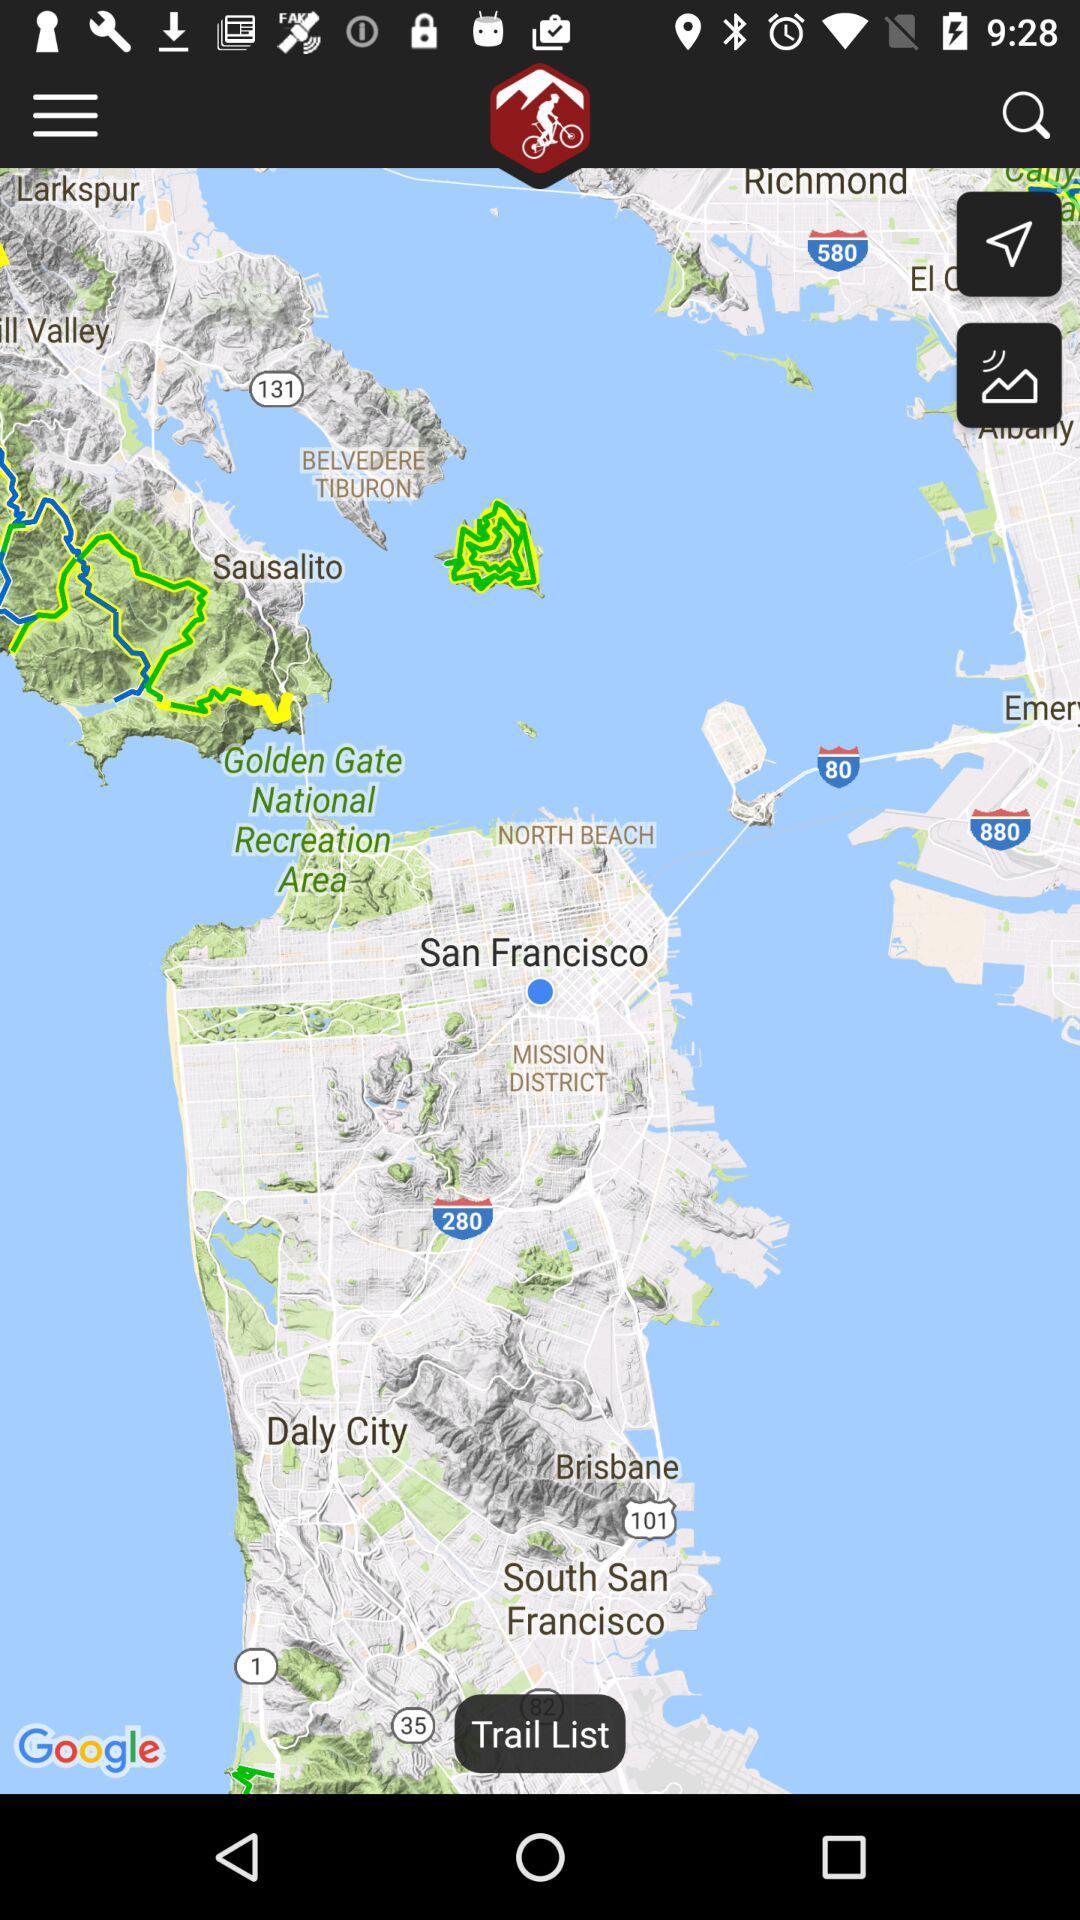  What do you see at coordinates (64, 114) in the screenshot?
I see `open menu list` at bounding box center [64, 114].